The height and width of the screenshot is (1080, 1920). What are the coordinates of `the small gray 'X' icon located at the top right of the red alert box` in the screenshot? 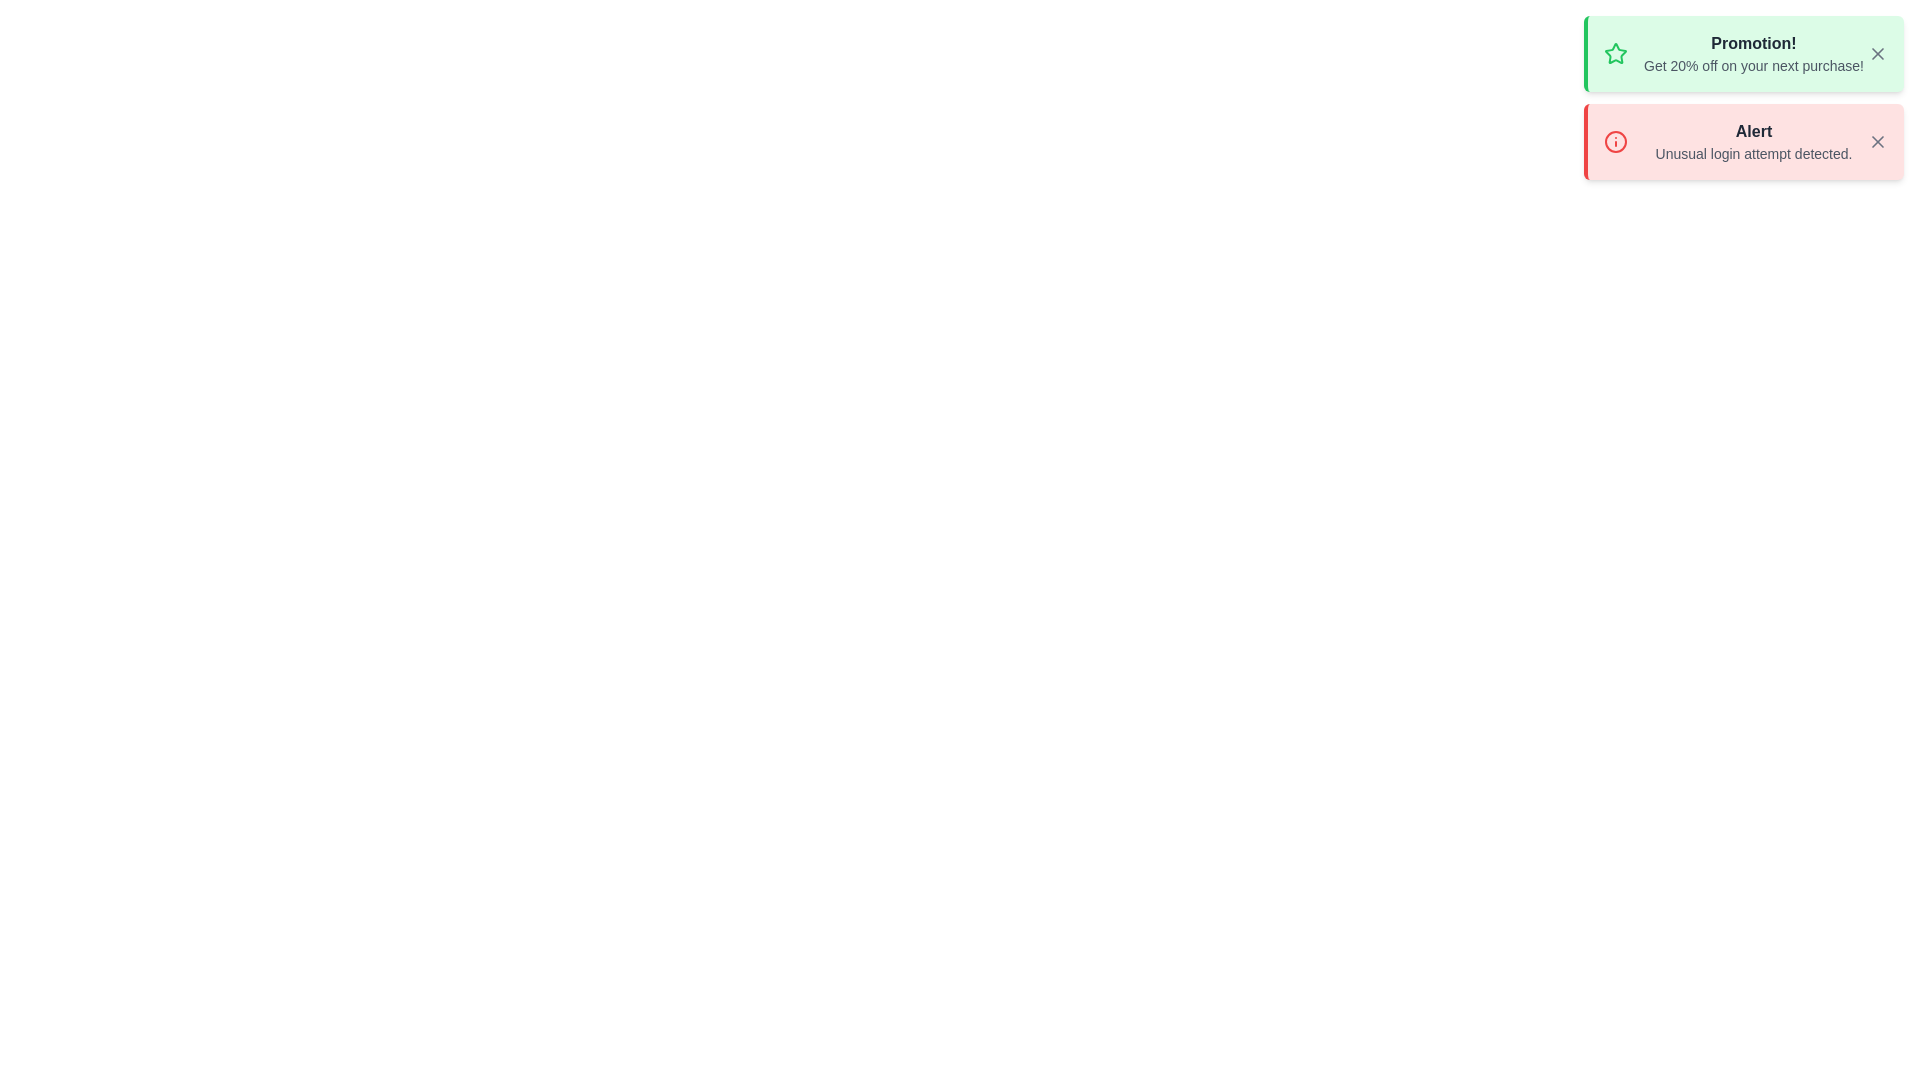 It's located at (1876, 141).